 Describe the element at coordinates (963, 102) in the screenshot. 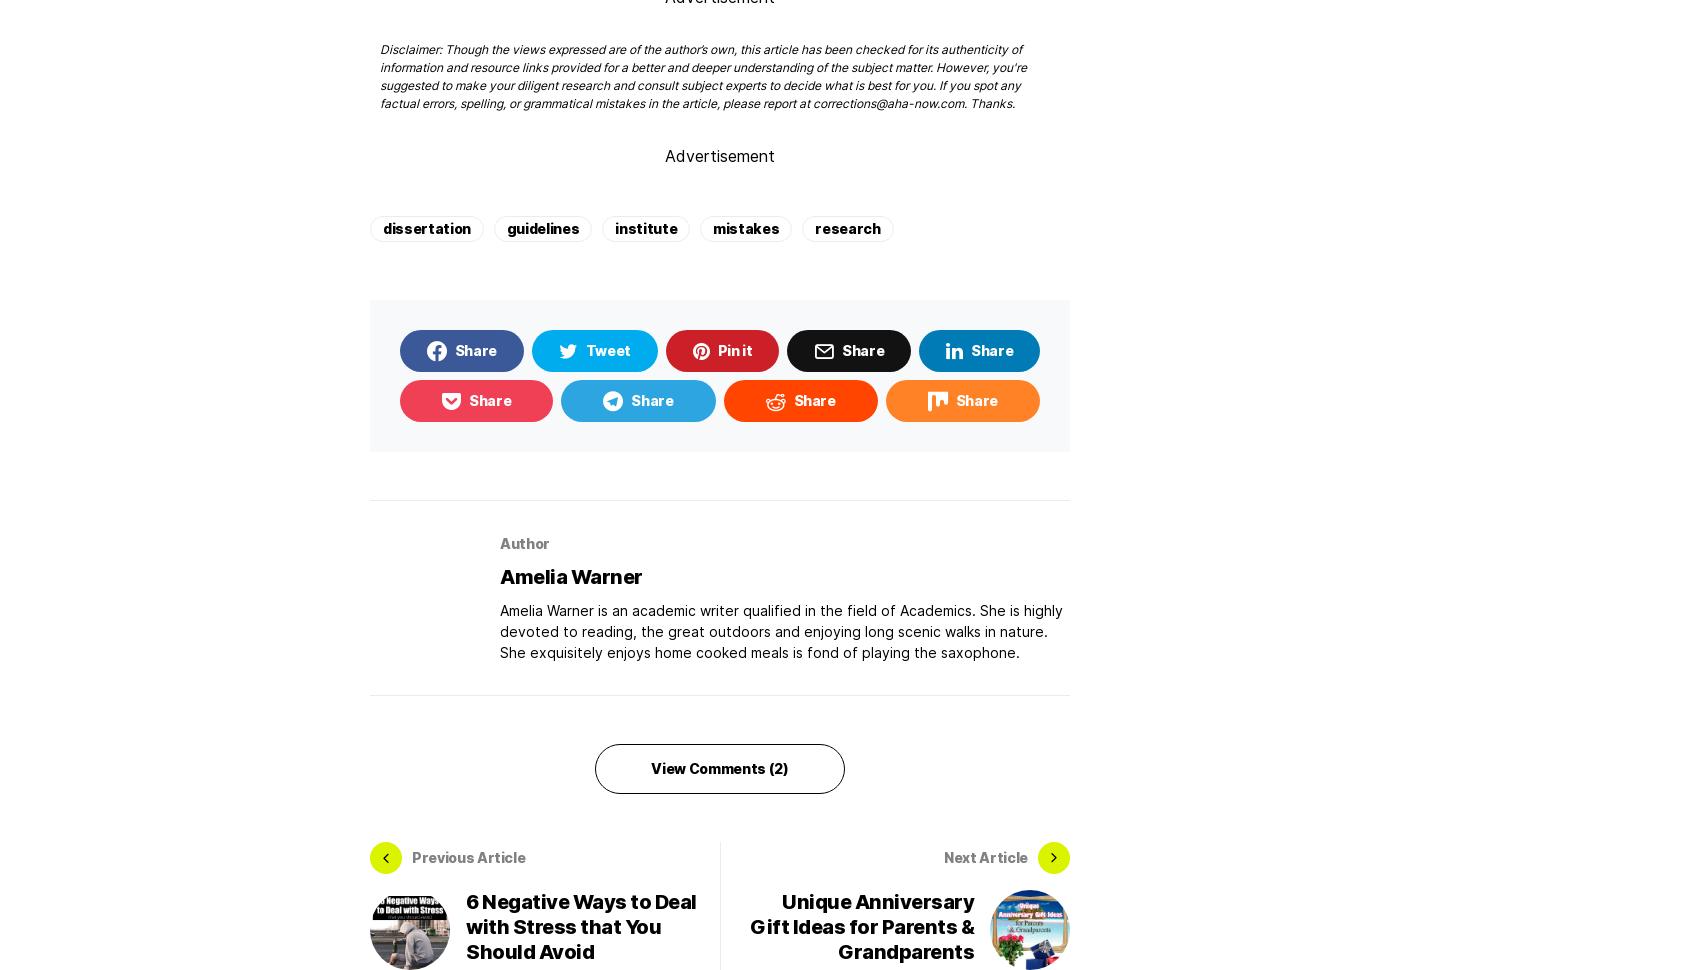

I see `'. Thanks.'` at that location.